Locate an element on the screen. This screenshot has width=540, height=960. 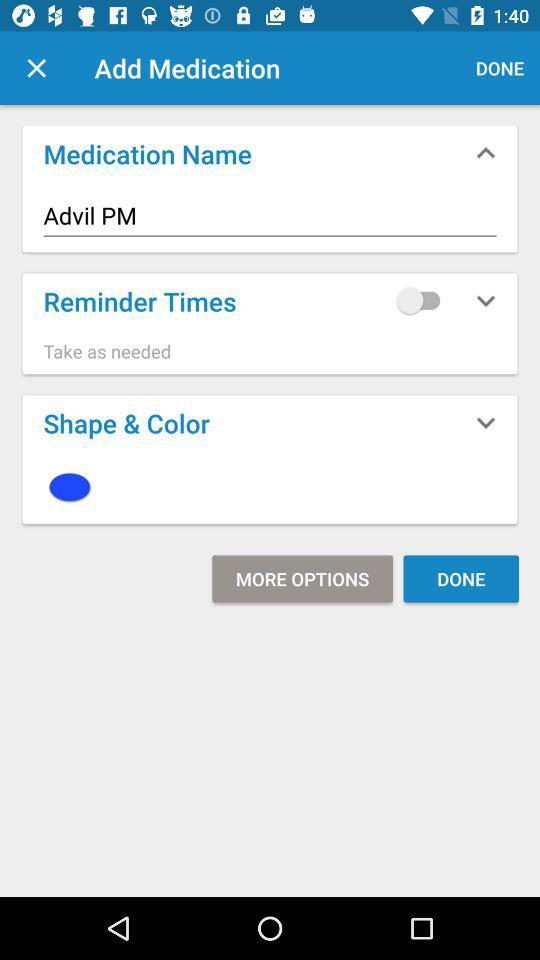
the   item is located at coordinates (270, 486).